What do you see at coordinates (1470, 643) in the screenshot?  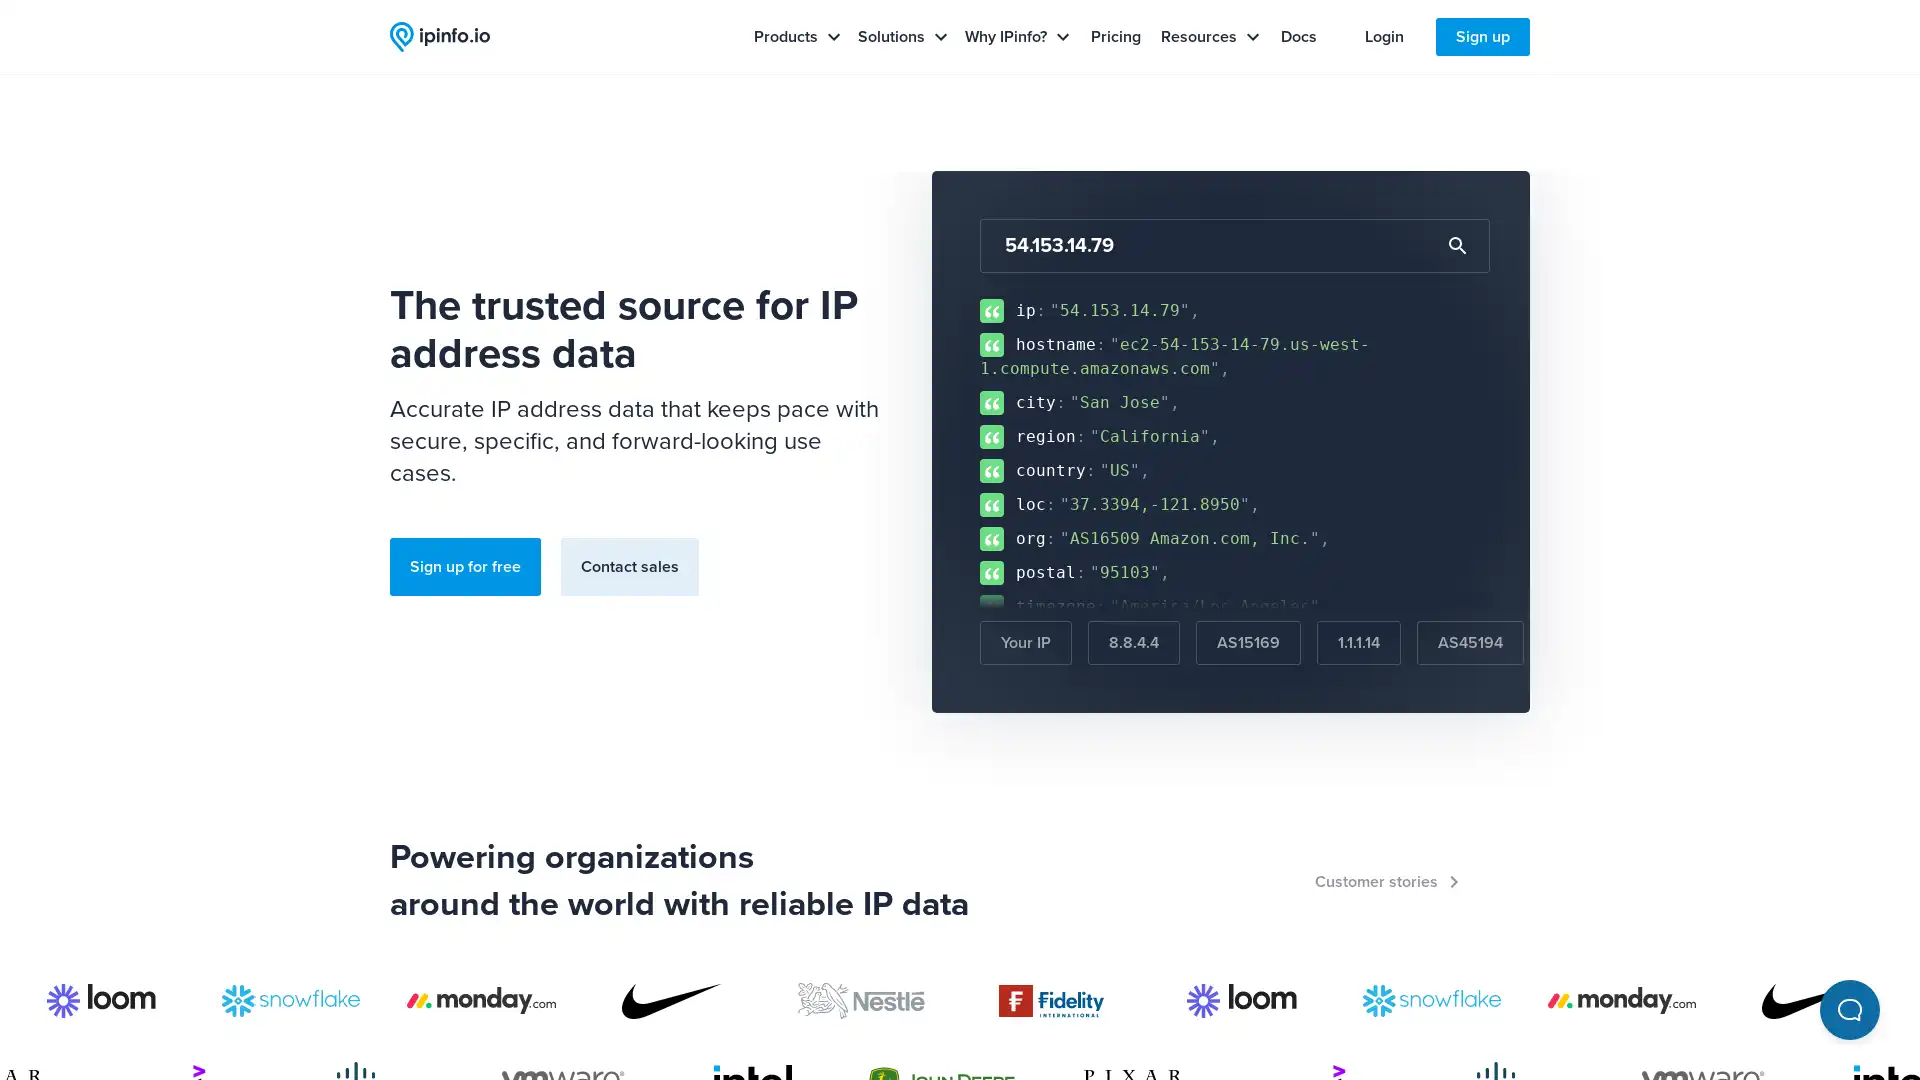 I see `AS45194` at bounding box center [1470, 643].